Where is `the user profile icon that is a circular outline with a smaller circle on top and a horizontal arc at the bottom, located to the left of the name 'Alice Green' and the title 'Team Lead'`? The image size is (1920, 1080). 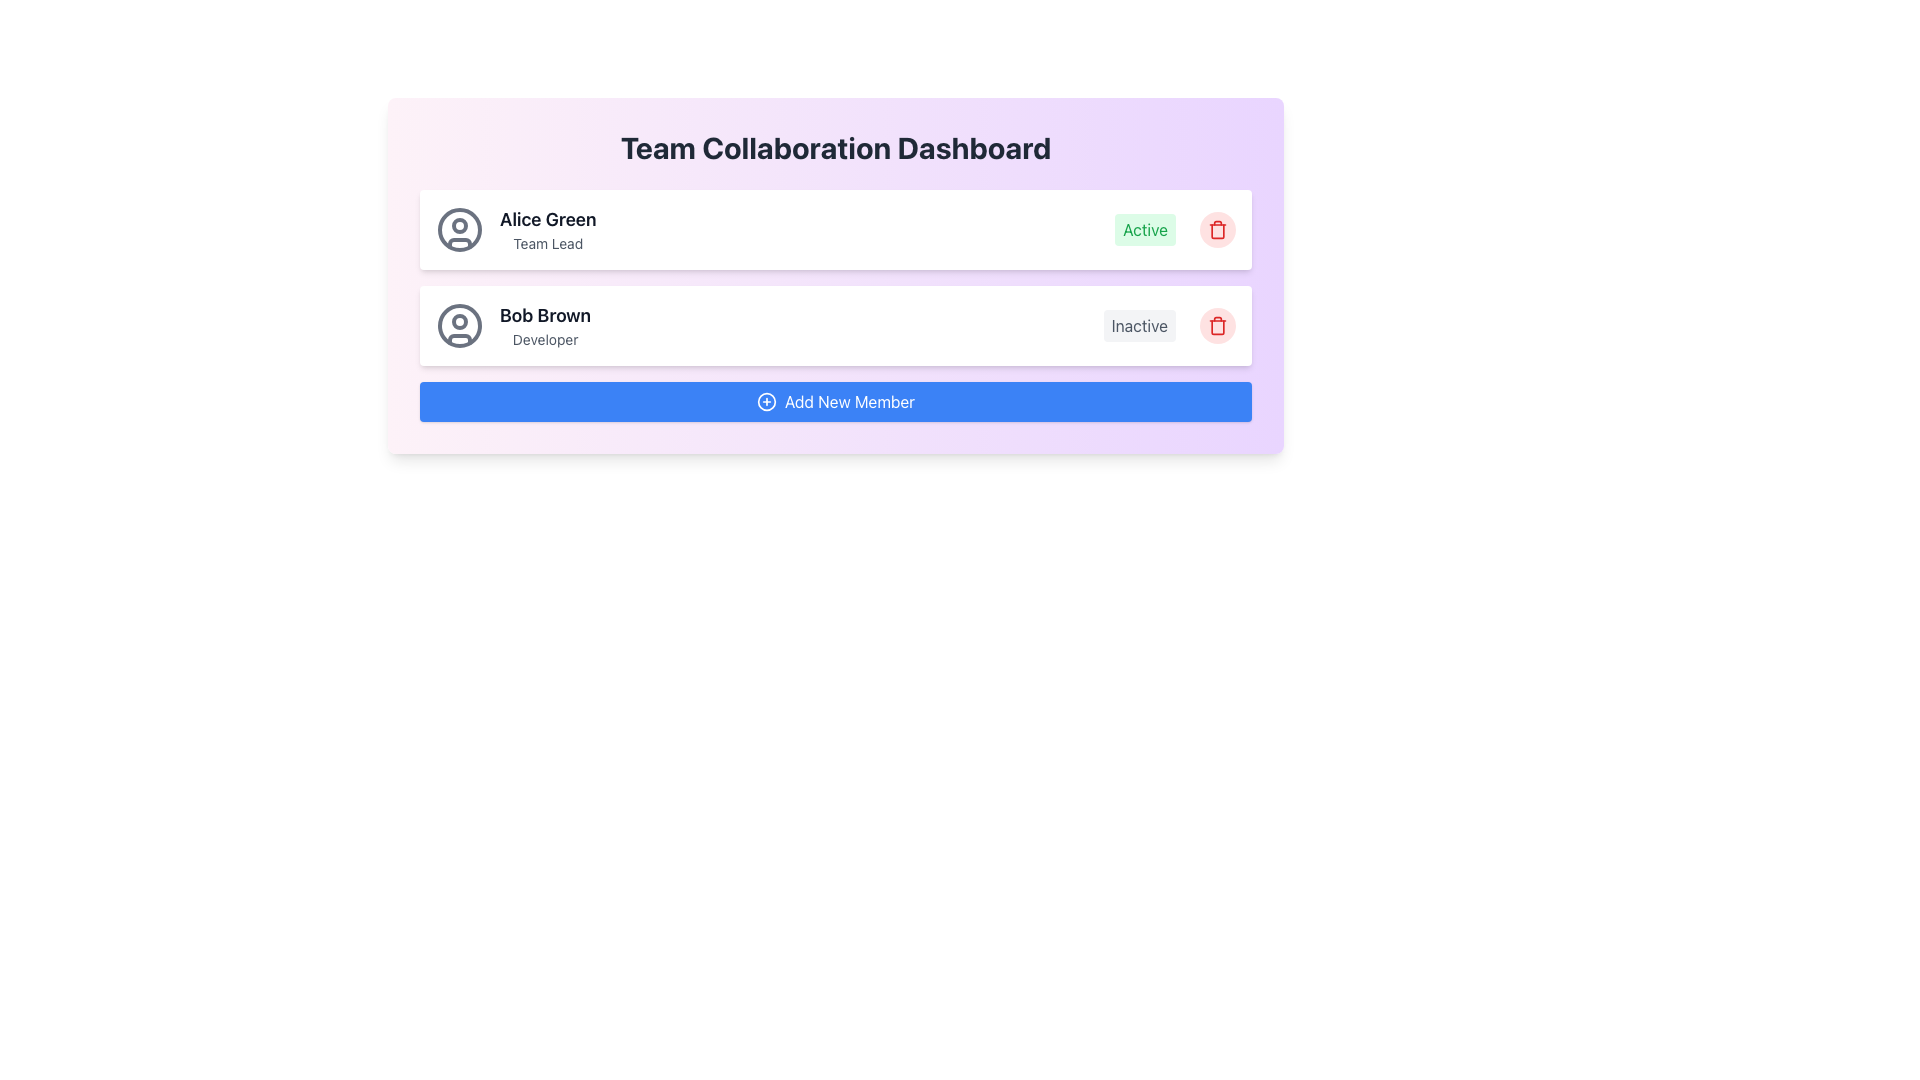
the user profile icon that is a circular outline with a smaller circle on top and a horizontal arc at the bottom, located to the left of the name 'Alice Green' and the title 'Team Lead' is located at coordinates (459, 229).